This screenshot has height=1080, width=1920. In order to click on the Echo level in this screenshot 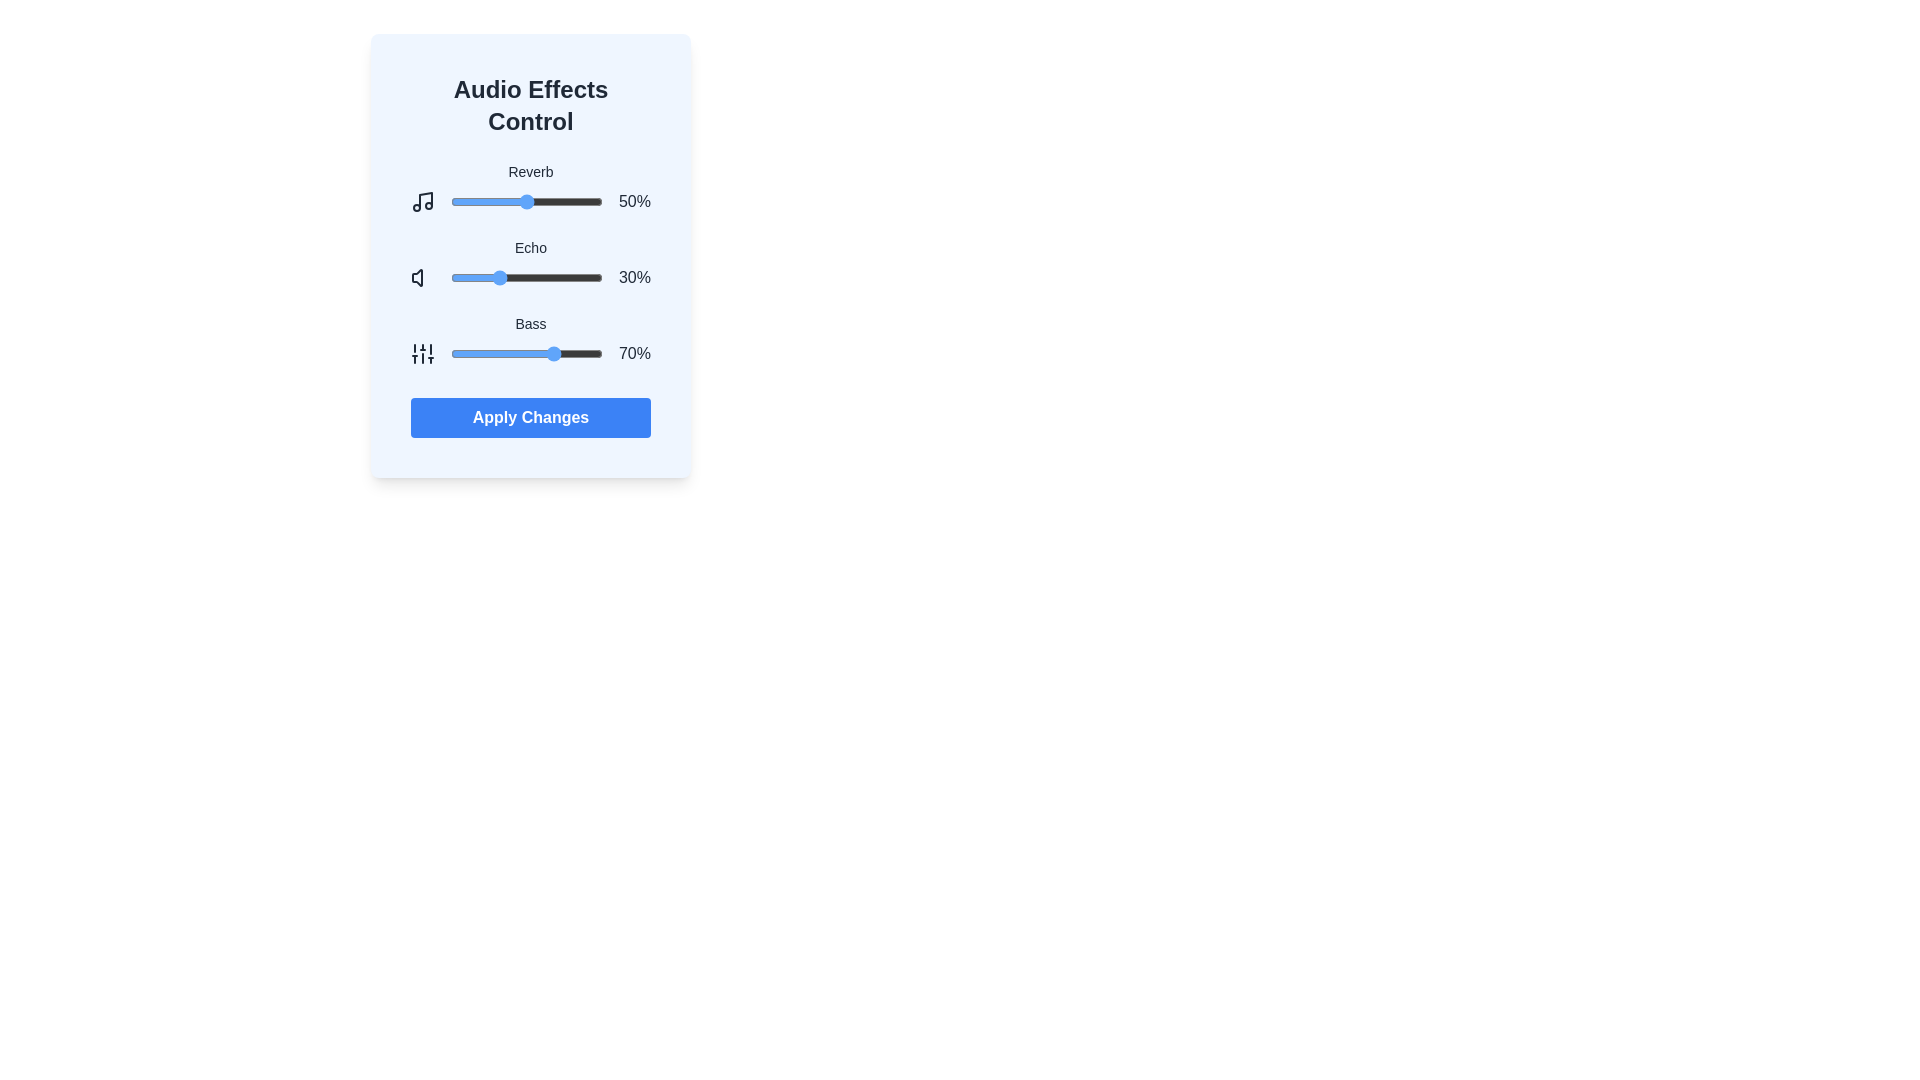, I will do `click(489, 277)`.